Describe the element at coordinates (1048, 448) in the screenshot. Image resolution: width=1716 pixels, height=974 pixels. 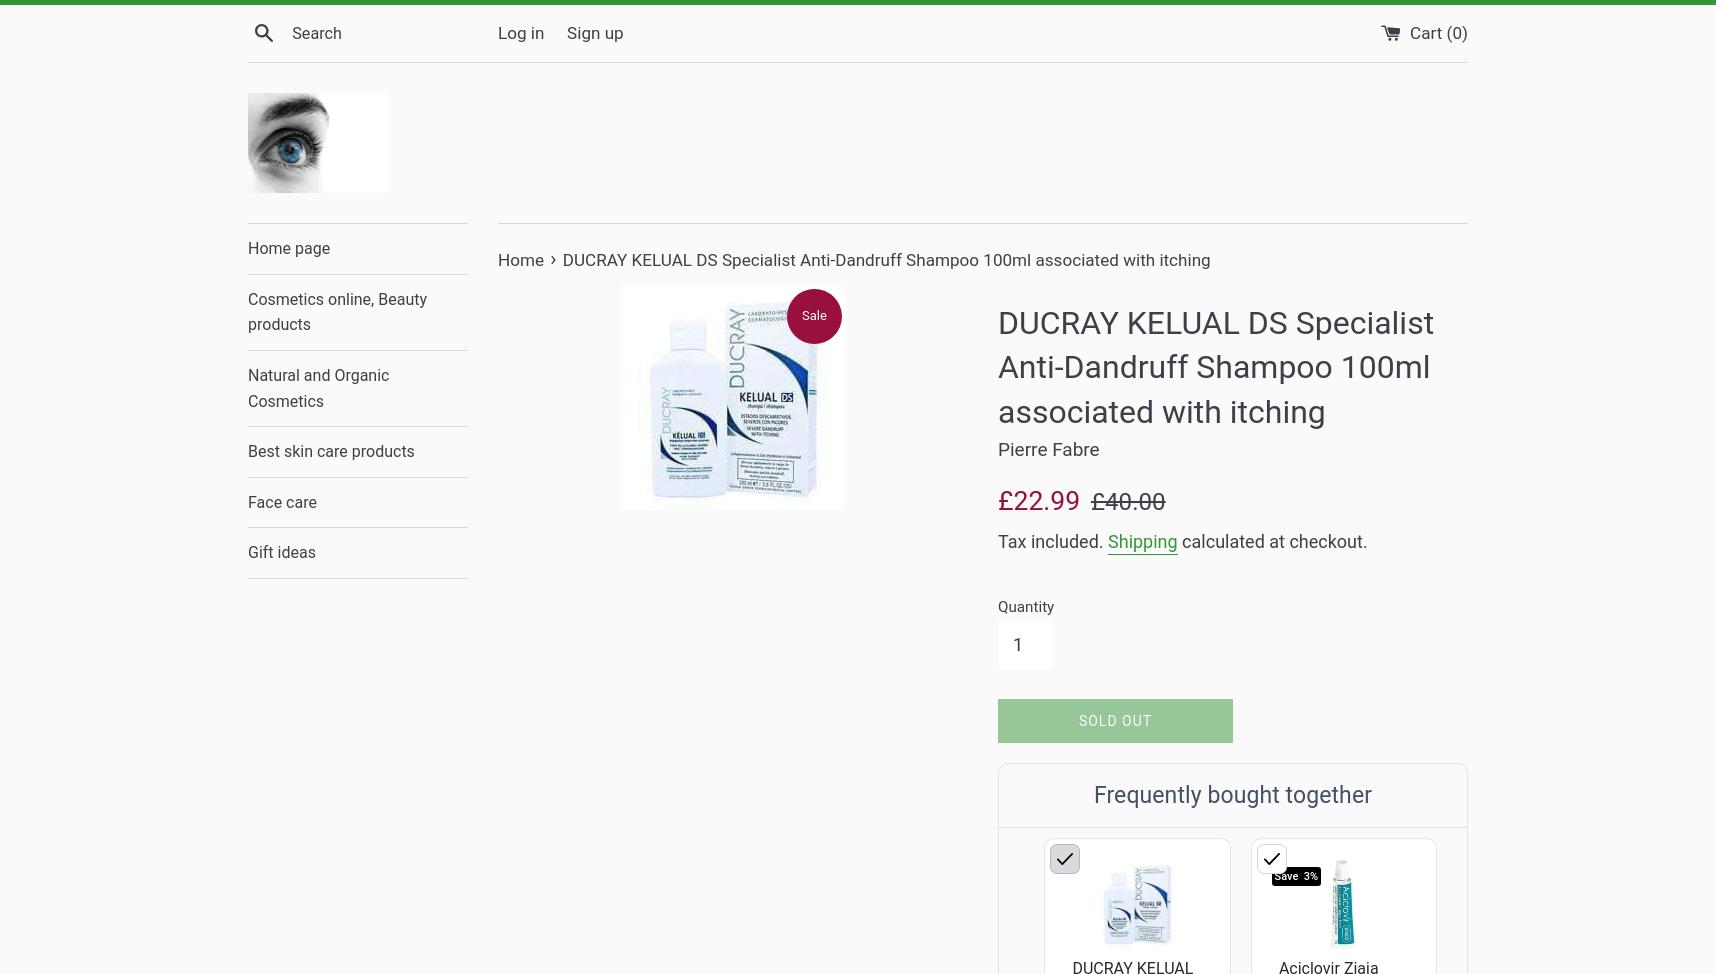
I see `'Pierre Fabre'` at that location.